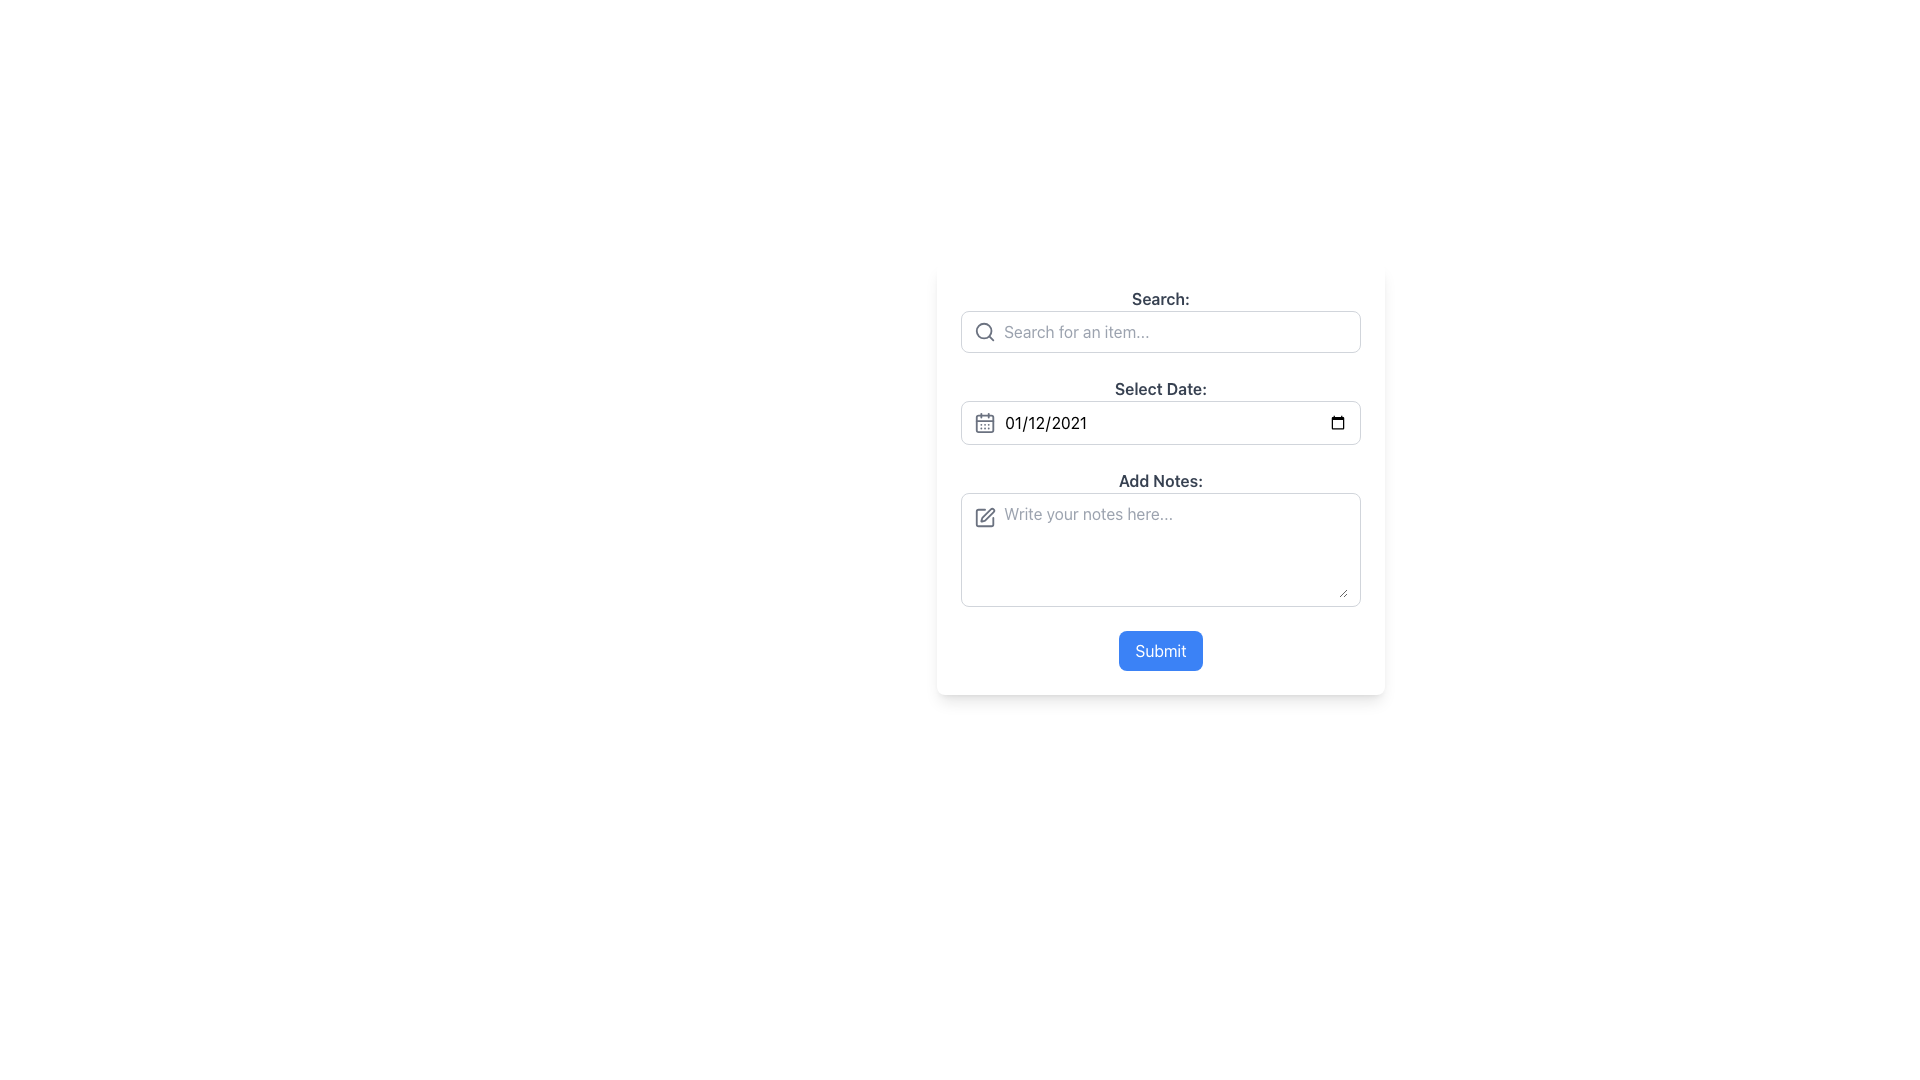  Describe the element at coordinates (1161, 481) in the screenshot. I see `the 'Add Notes:' text label which is displayed in bold and gray font, positioned above the text input area with the placeholder 'Write your notes here...'` at that location.